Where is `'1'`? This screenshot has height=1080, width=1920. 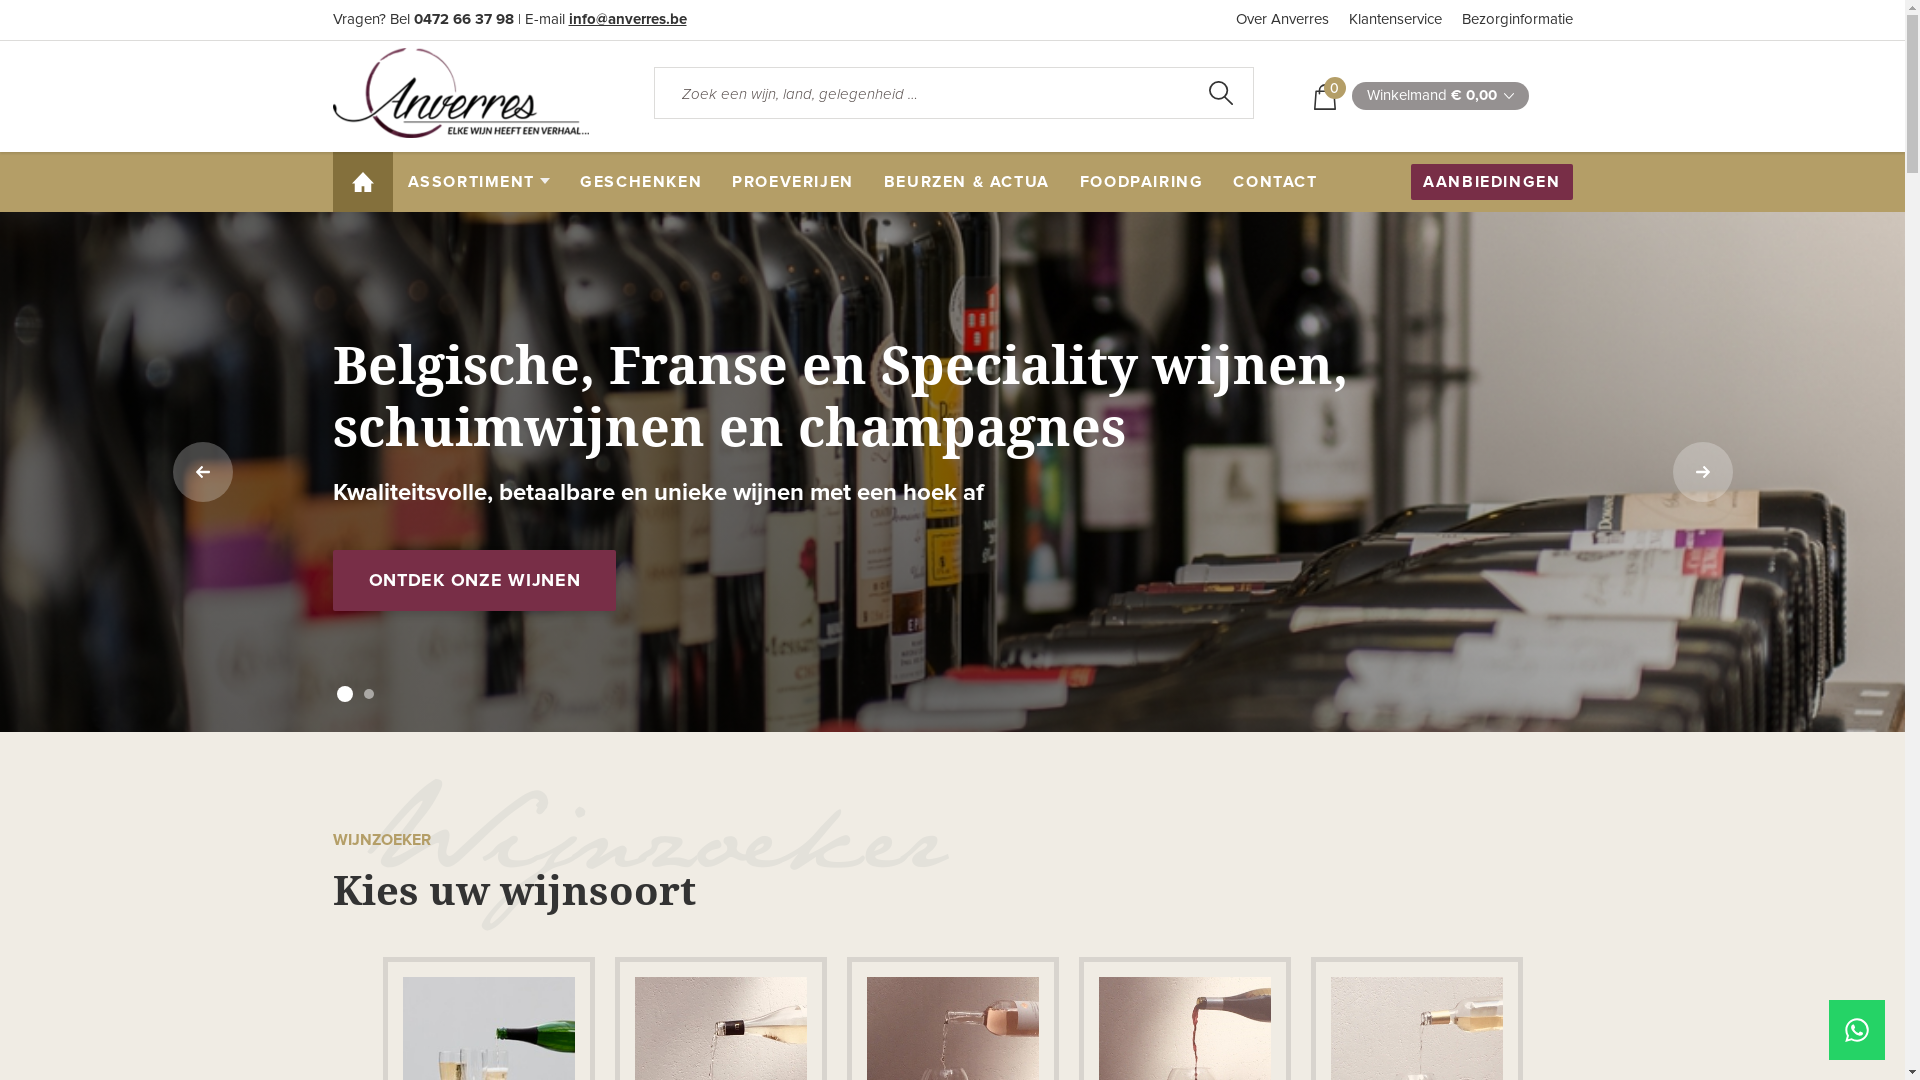 '1' is located at coordinates (345, 693).